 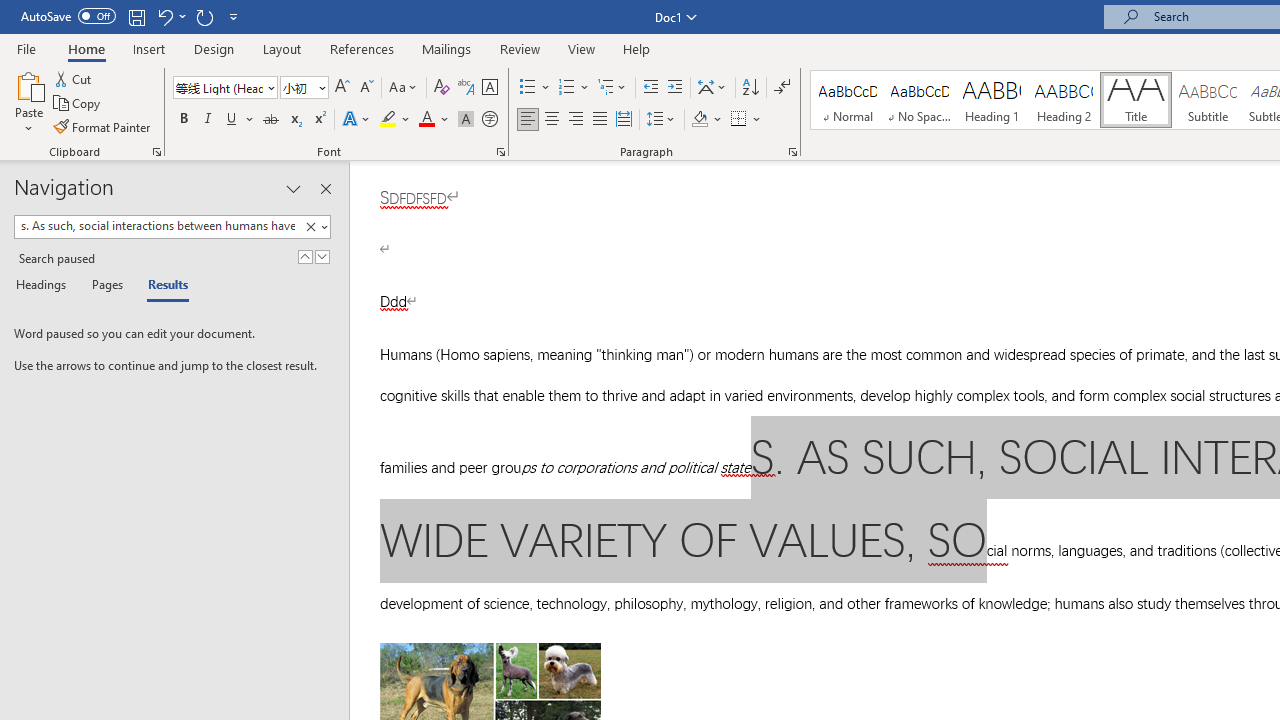 I want to click on 'Font Color RGB(255, 0, 0)', so click(x=425, y=119).